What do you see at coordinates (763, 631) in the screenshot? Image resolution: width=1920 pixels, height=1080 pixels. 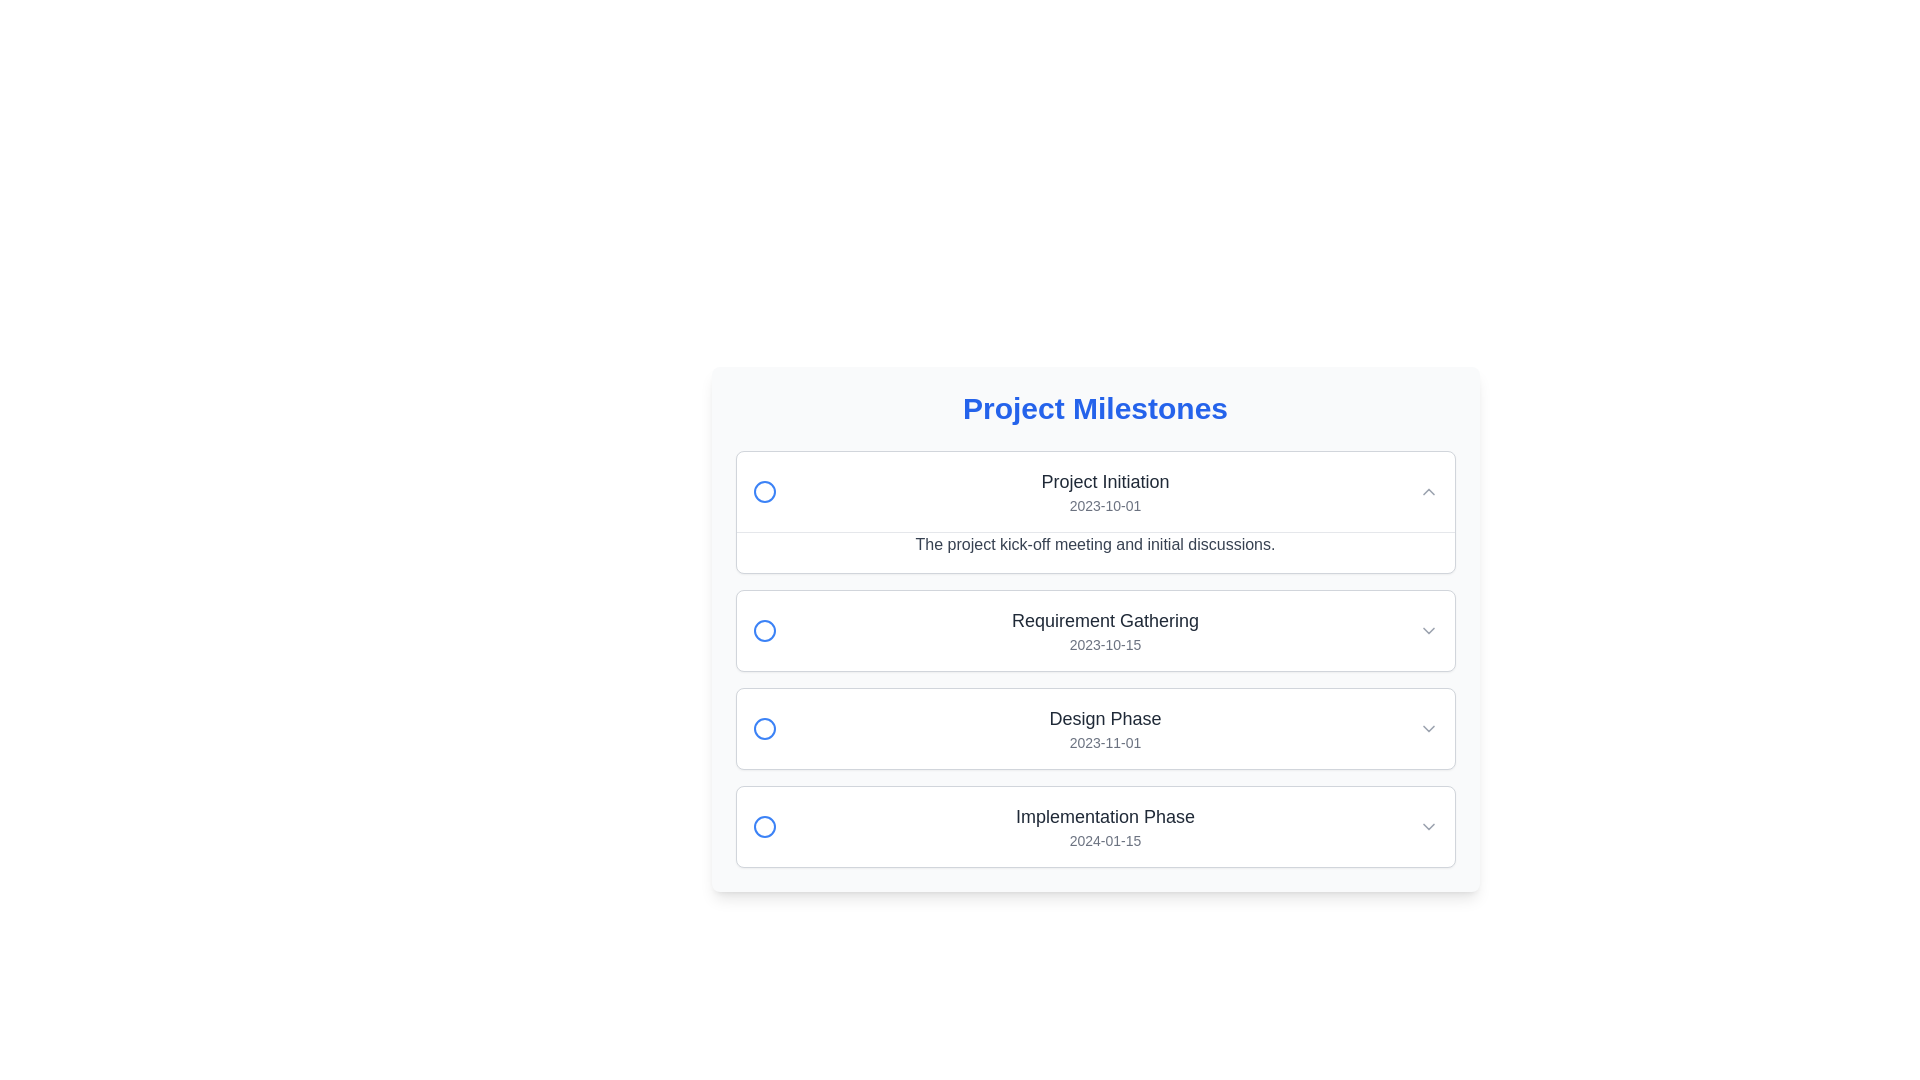 I see `the blue circular status indicator located at the beginning of the 'Requirement Gathering' list item dated '2023-10-15' for additional feedback` at bounding box center [763, 631].